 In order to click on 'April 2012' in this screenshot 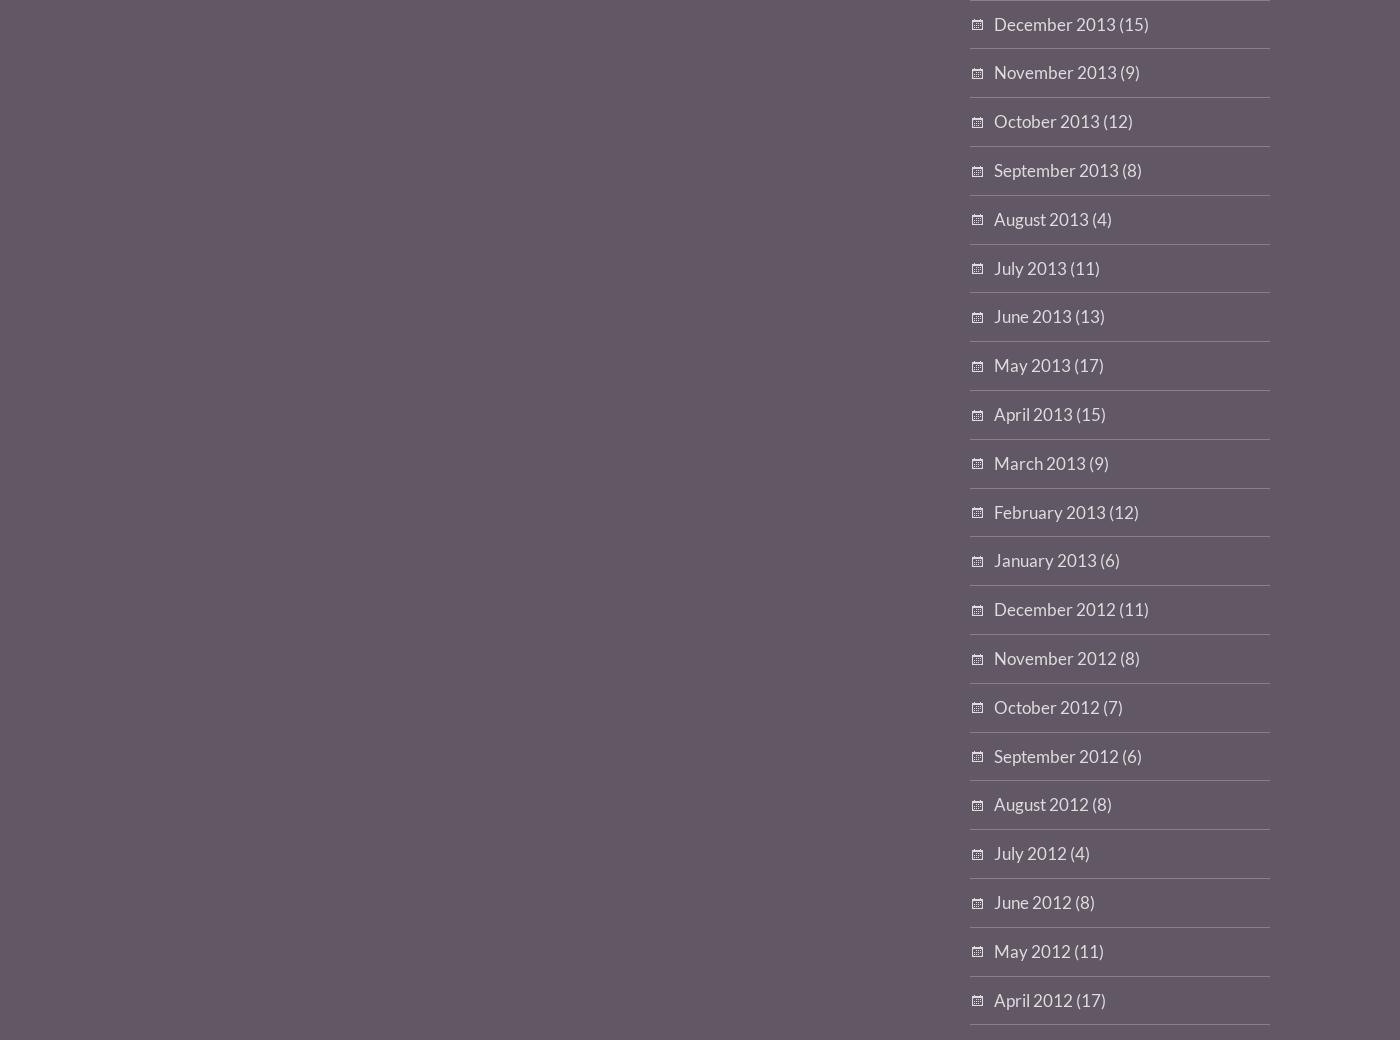, I will do `click(1033, 999)`.